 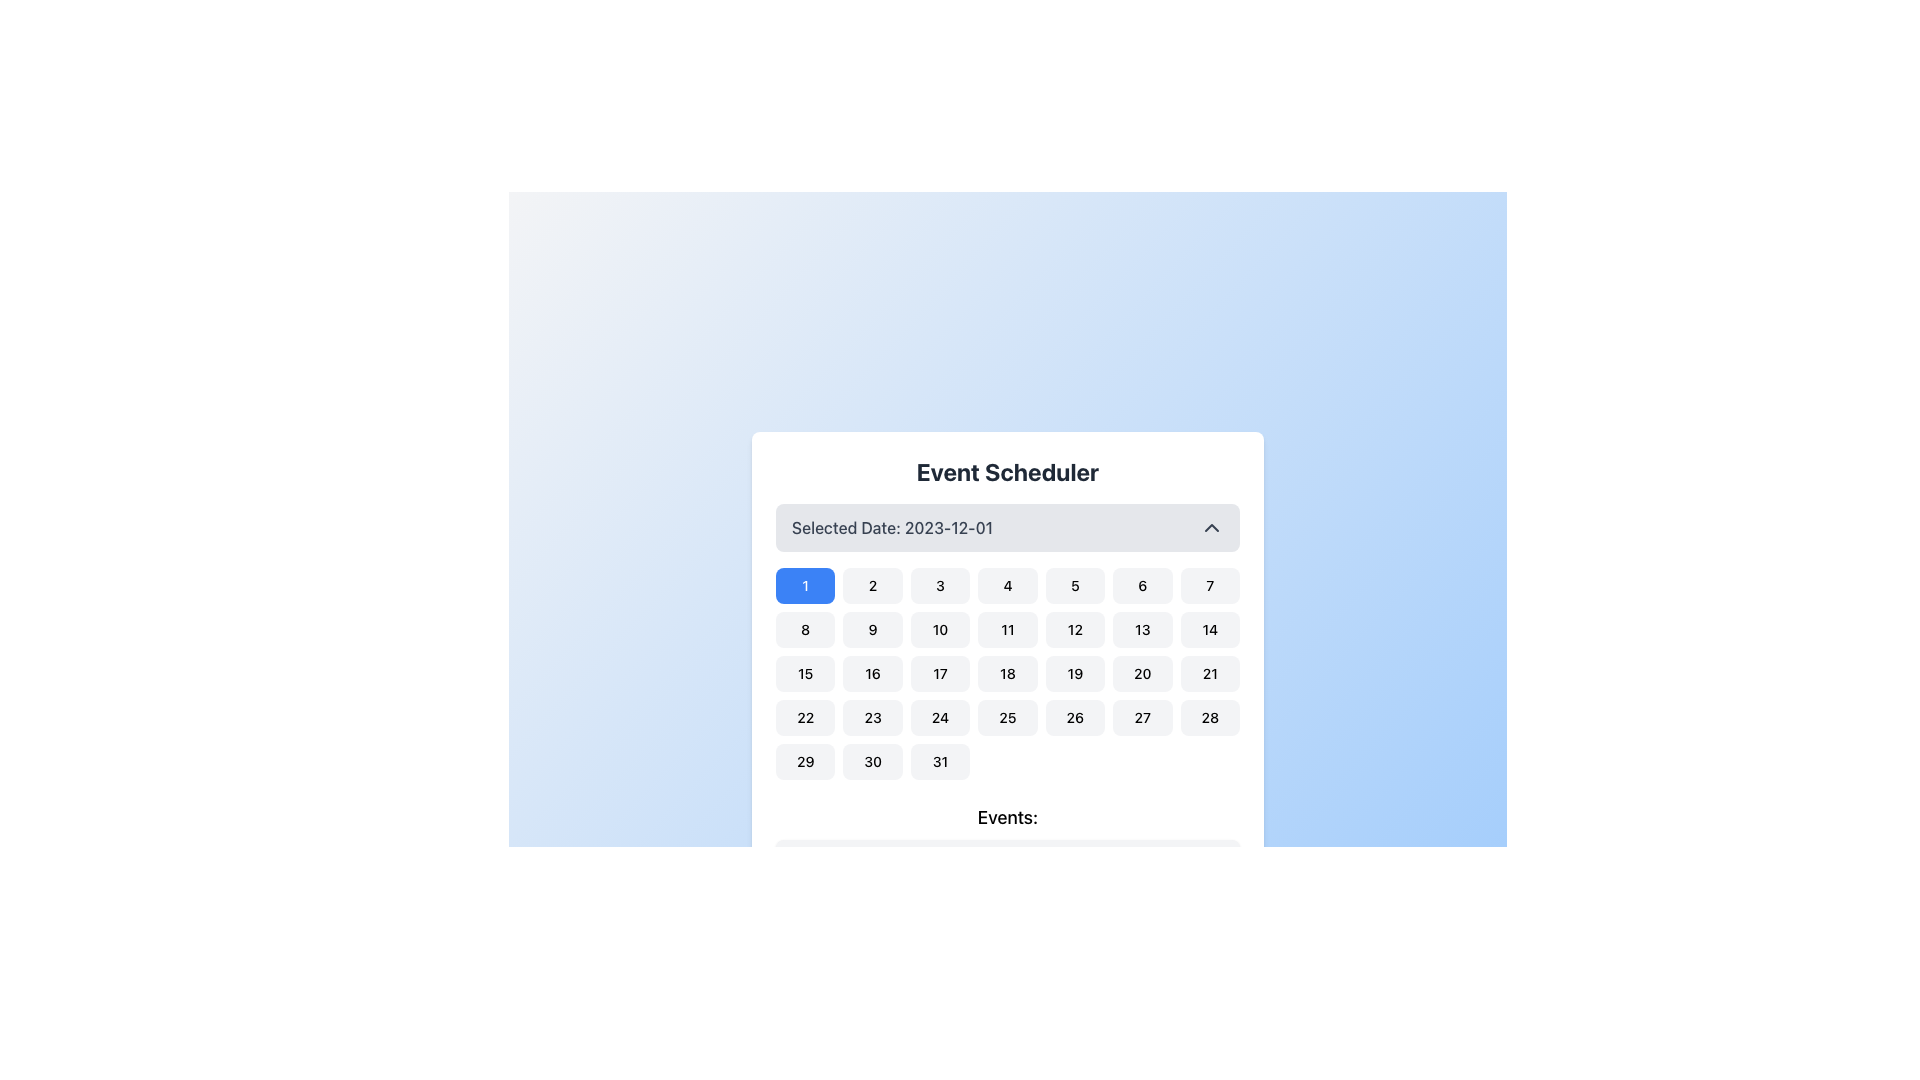 I want to click on the calendar day button for the date '16', so click(x=873, y=674).